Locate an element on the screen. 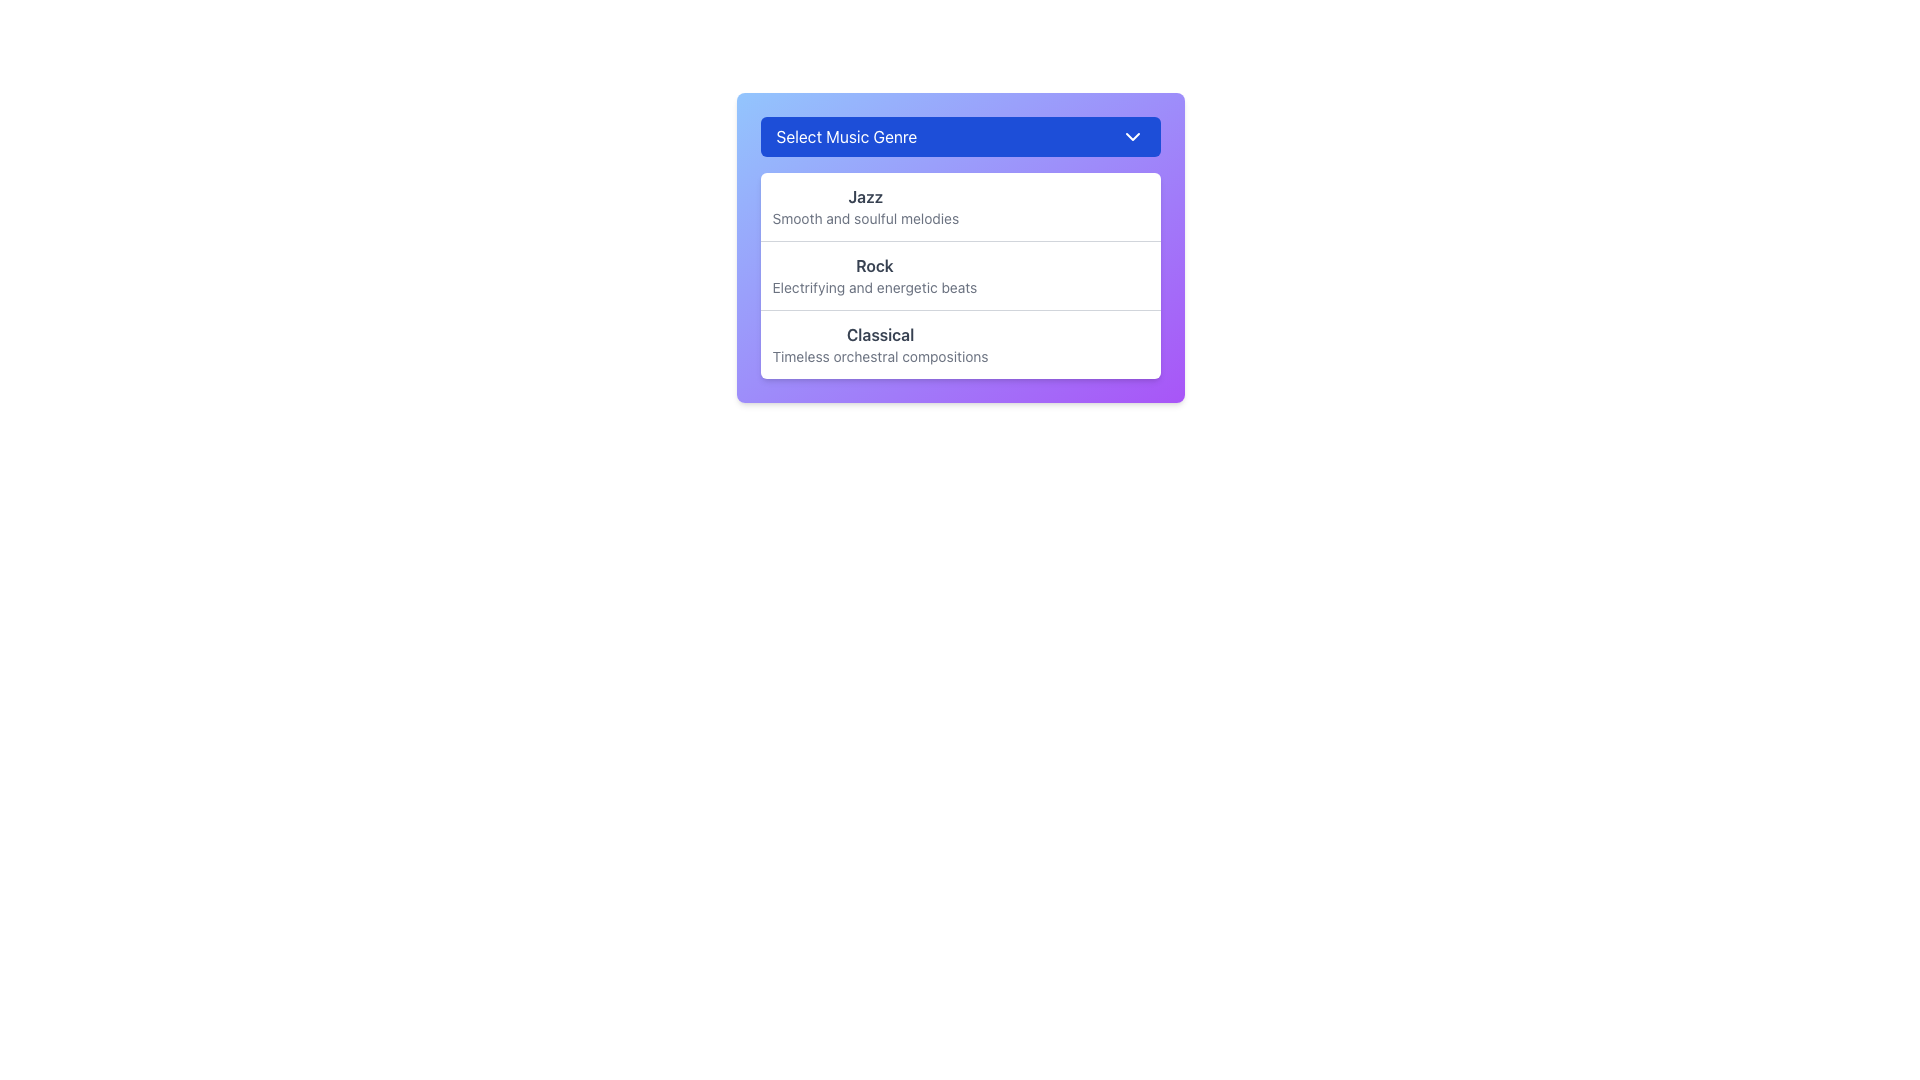 Image resolution: width=1920 pixels, height=1080 pixels. the text element that reads 'Electrifying and energetic beats', which is styled in a smaller light gray font and positioned directly under the bold 'Rock' text in the drop-down interface is located at coordinates (874, 288).